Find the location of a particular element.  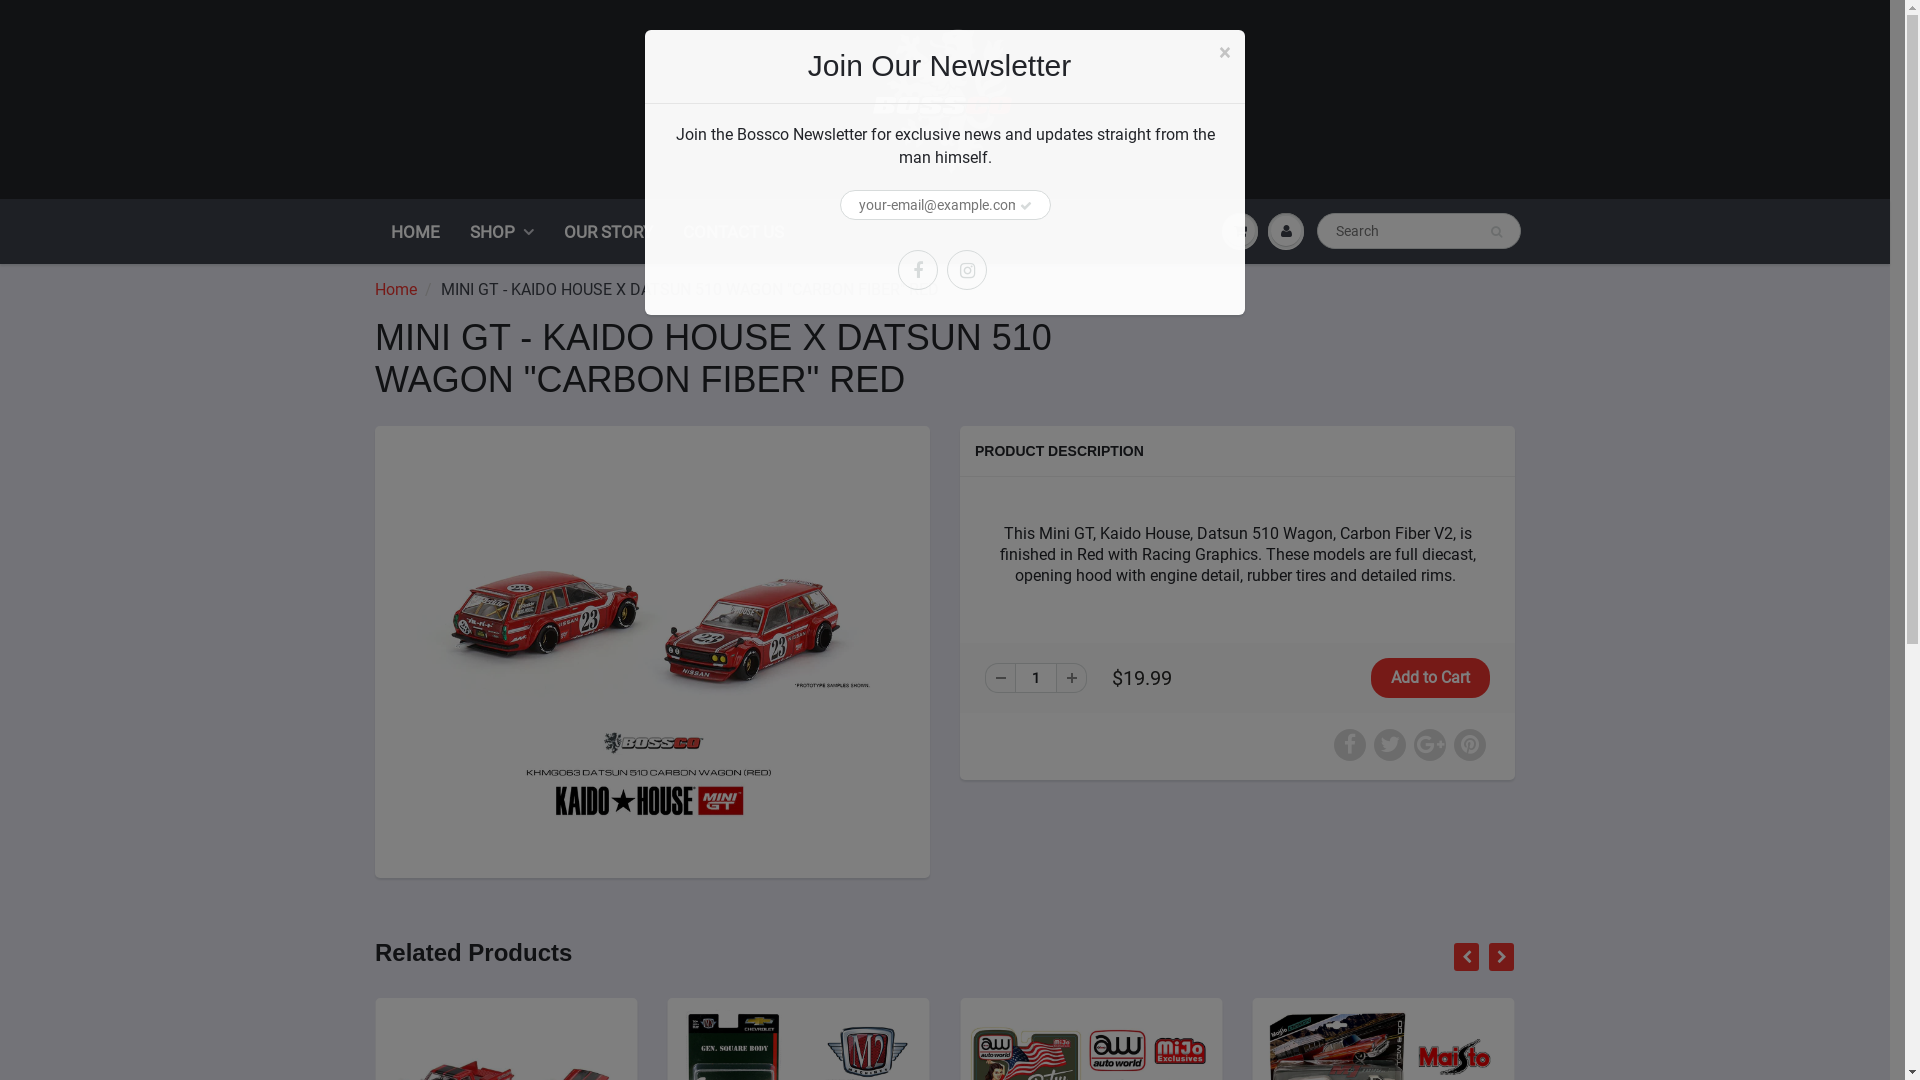

'Home' is located at coordinates (374, 289).